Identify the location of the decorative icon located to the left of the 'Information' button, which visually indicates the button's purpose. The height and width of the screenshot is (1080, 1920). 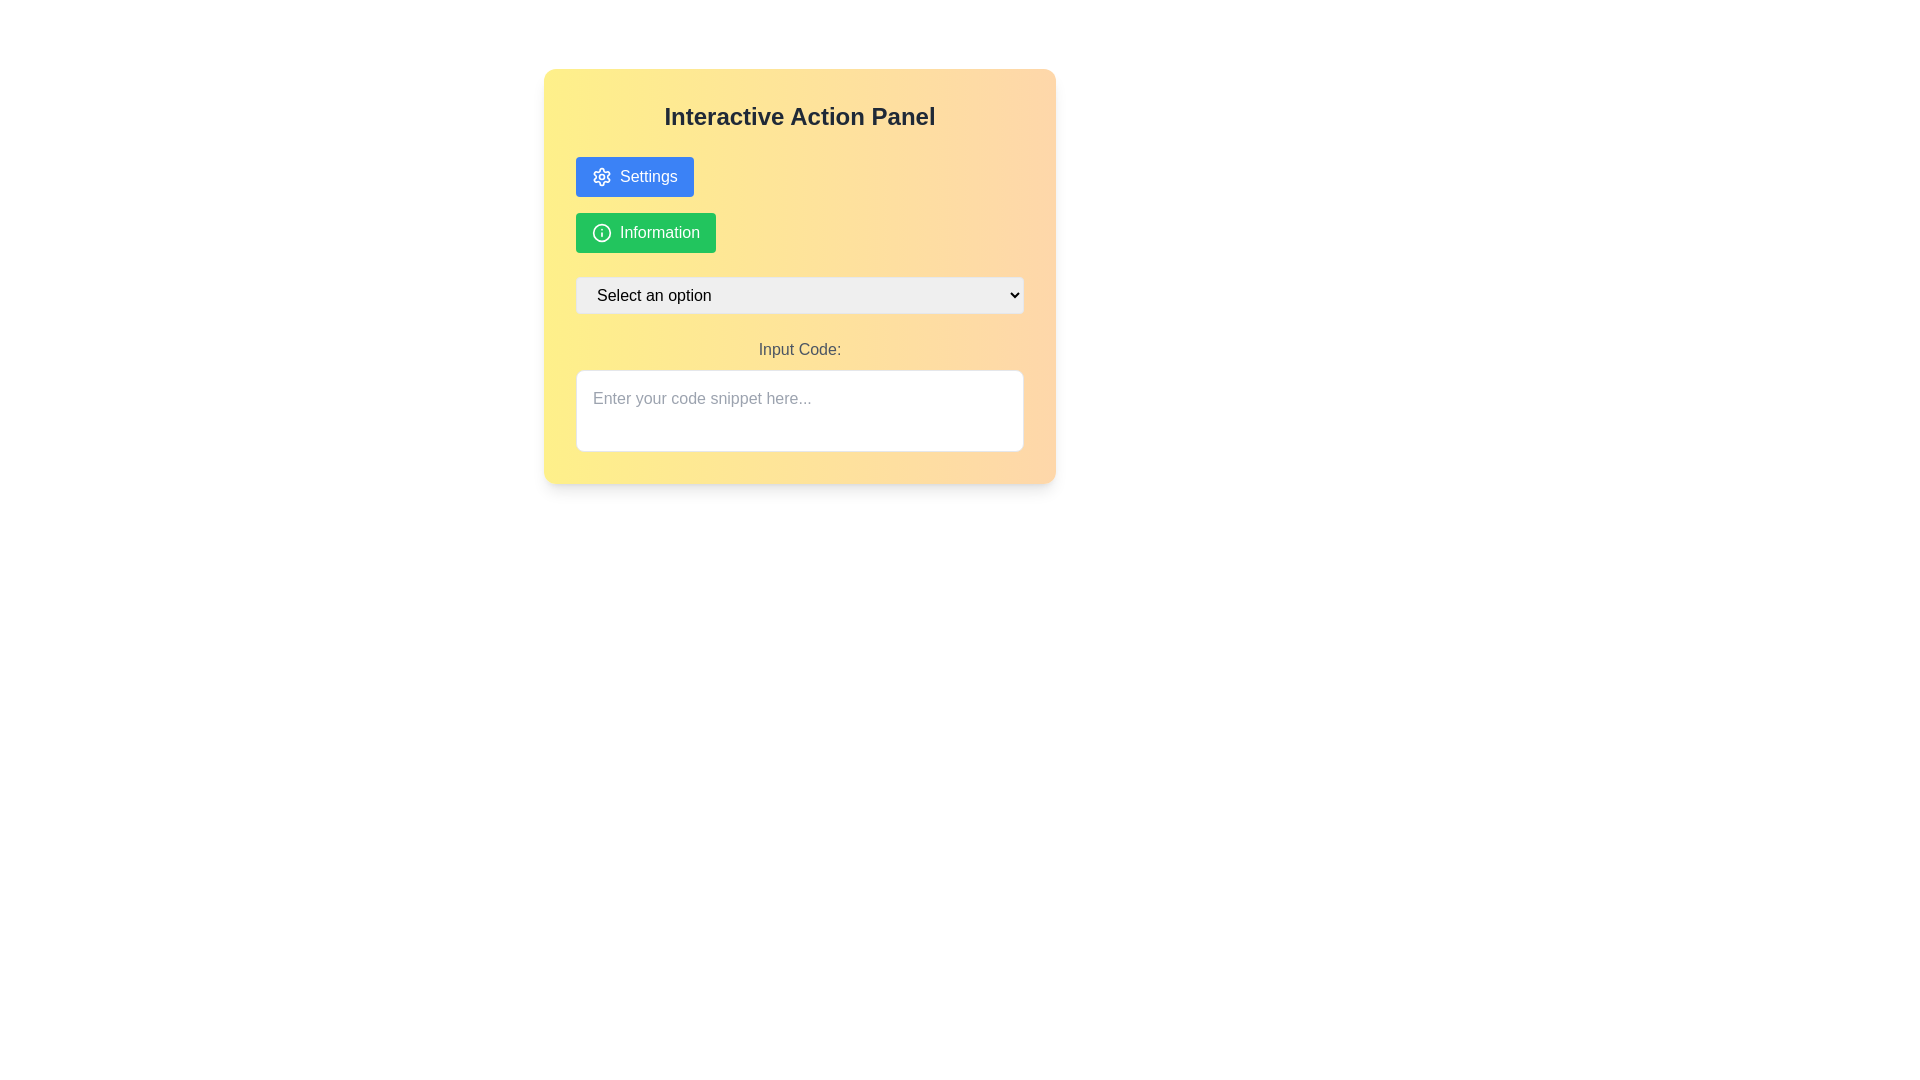
(600, 231).